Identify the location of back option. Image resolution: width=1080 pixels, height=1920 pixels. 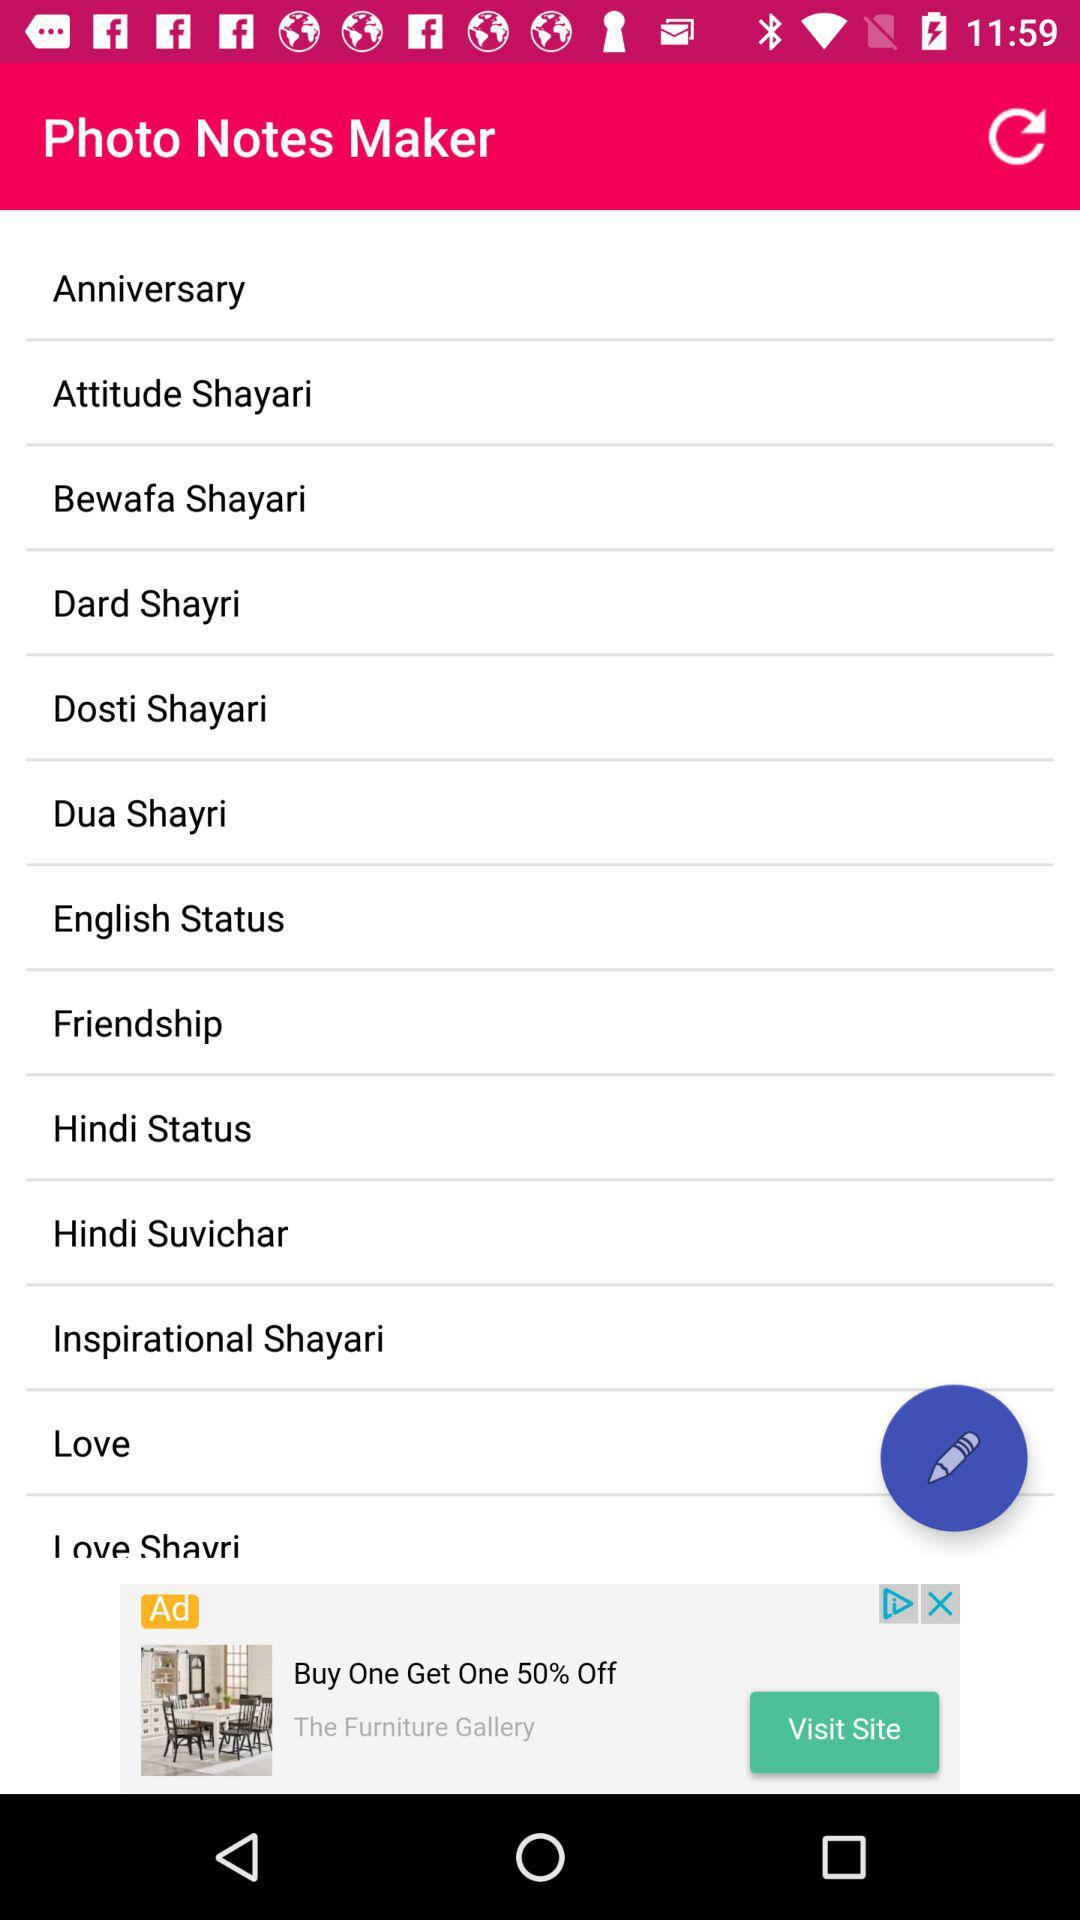
(1017, 135).